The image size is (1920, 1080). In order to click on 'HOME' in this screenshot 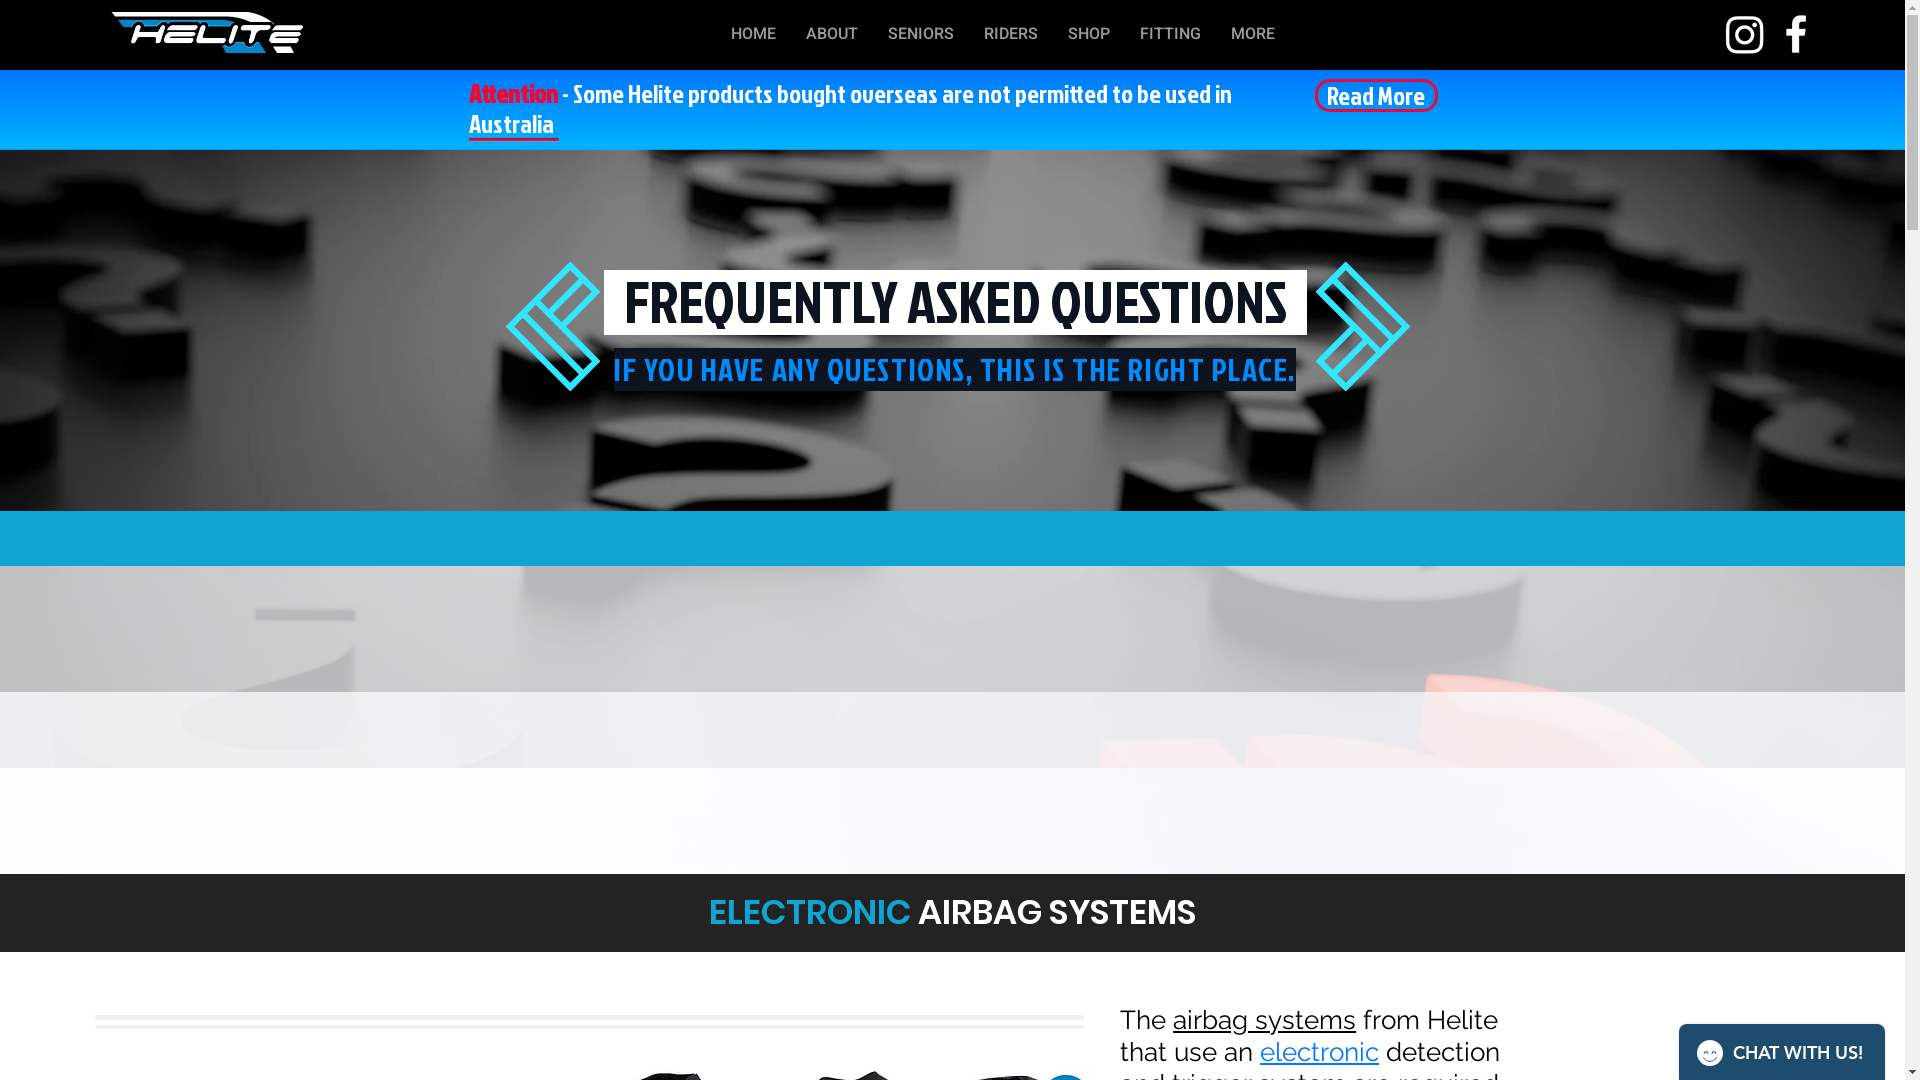, I will do `click(752, 34)`.